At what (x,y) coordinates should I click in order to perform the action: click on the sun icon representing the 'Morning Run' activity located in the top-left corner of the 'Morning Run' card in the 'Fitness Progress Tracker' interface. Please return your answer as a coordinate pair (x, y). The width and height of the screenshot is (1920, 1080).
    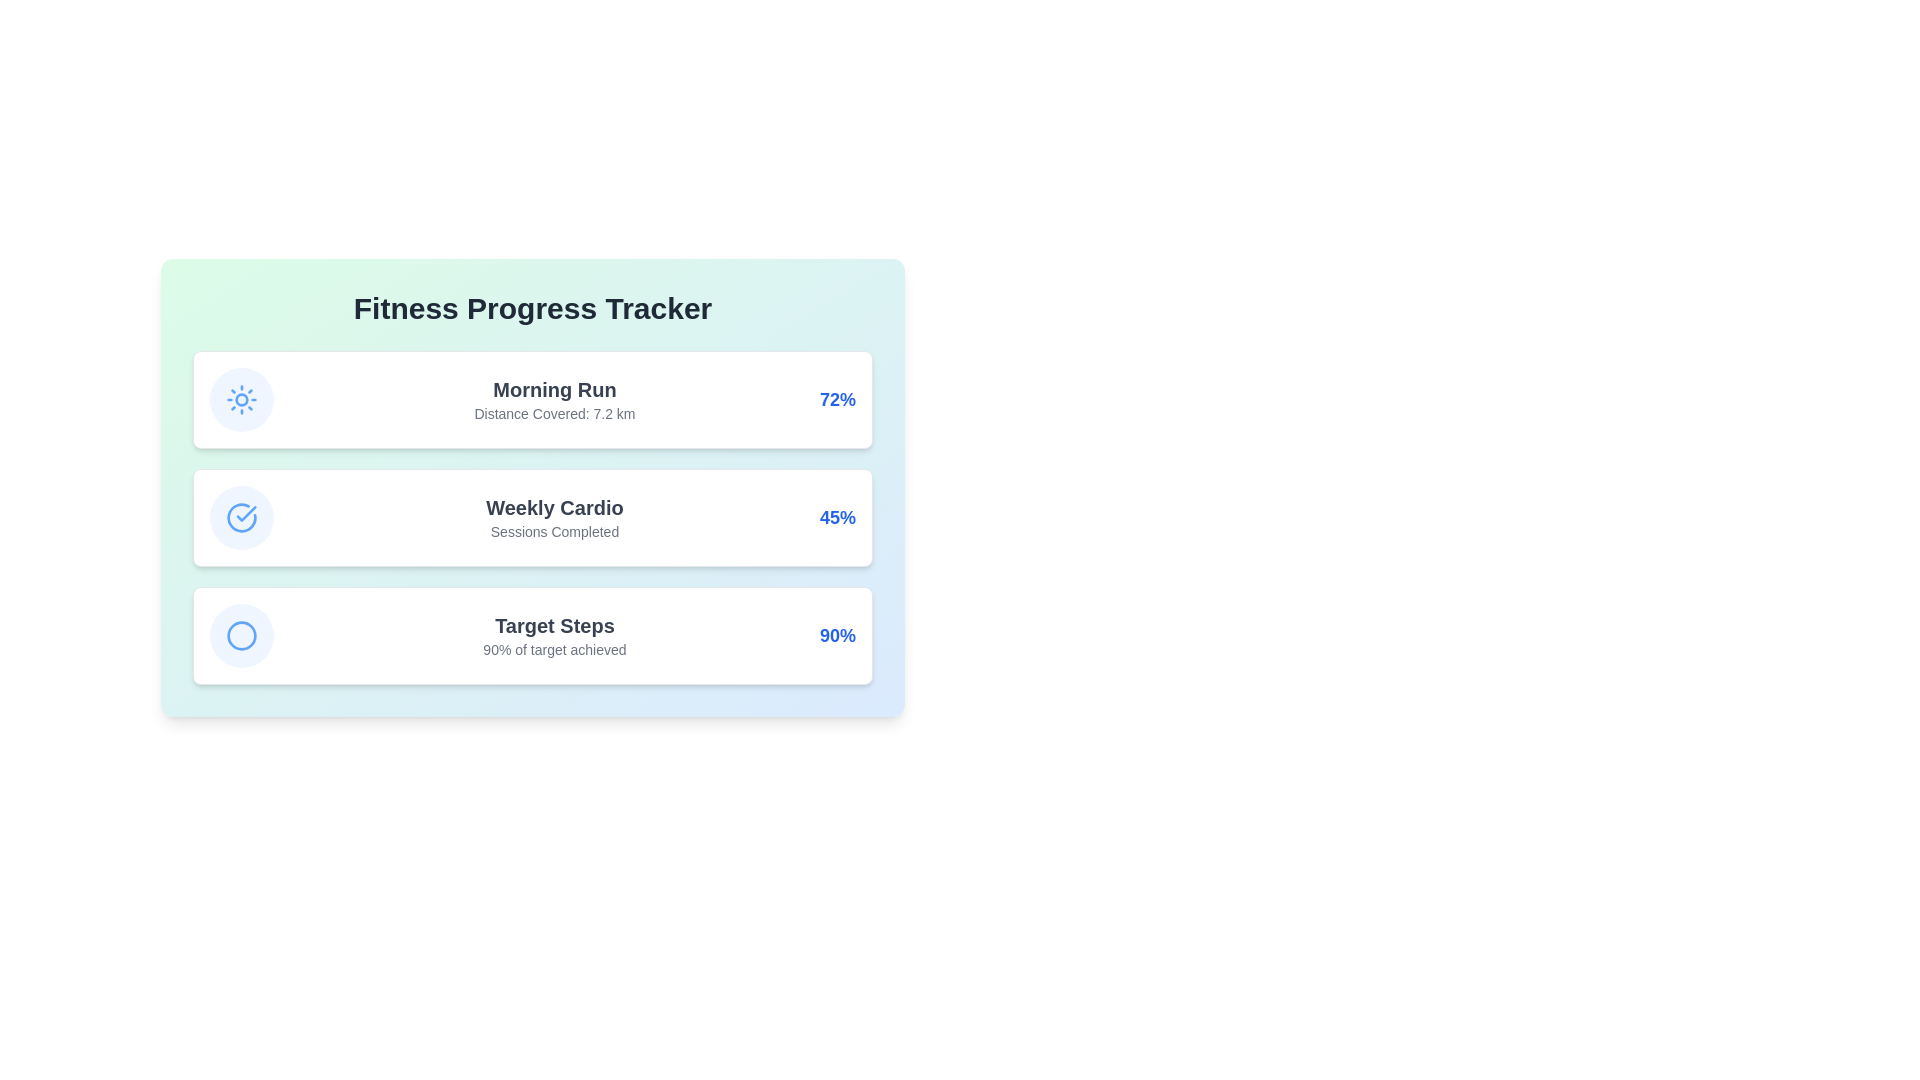
    Looking at the image, I should click on (240, 400).